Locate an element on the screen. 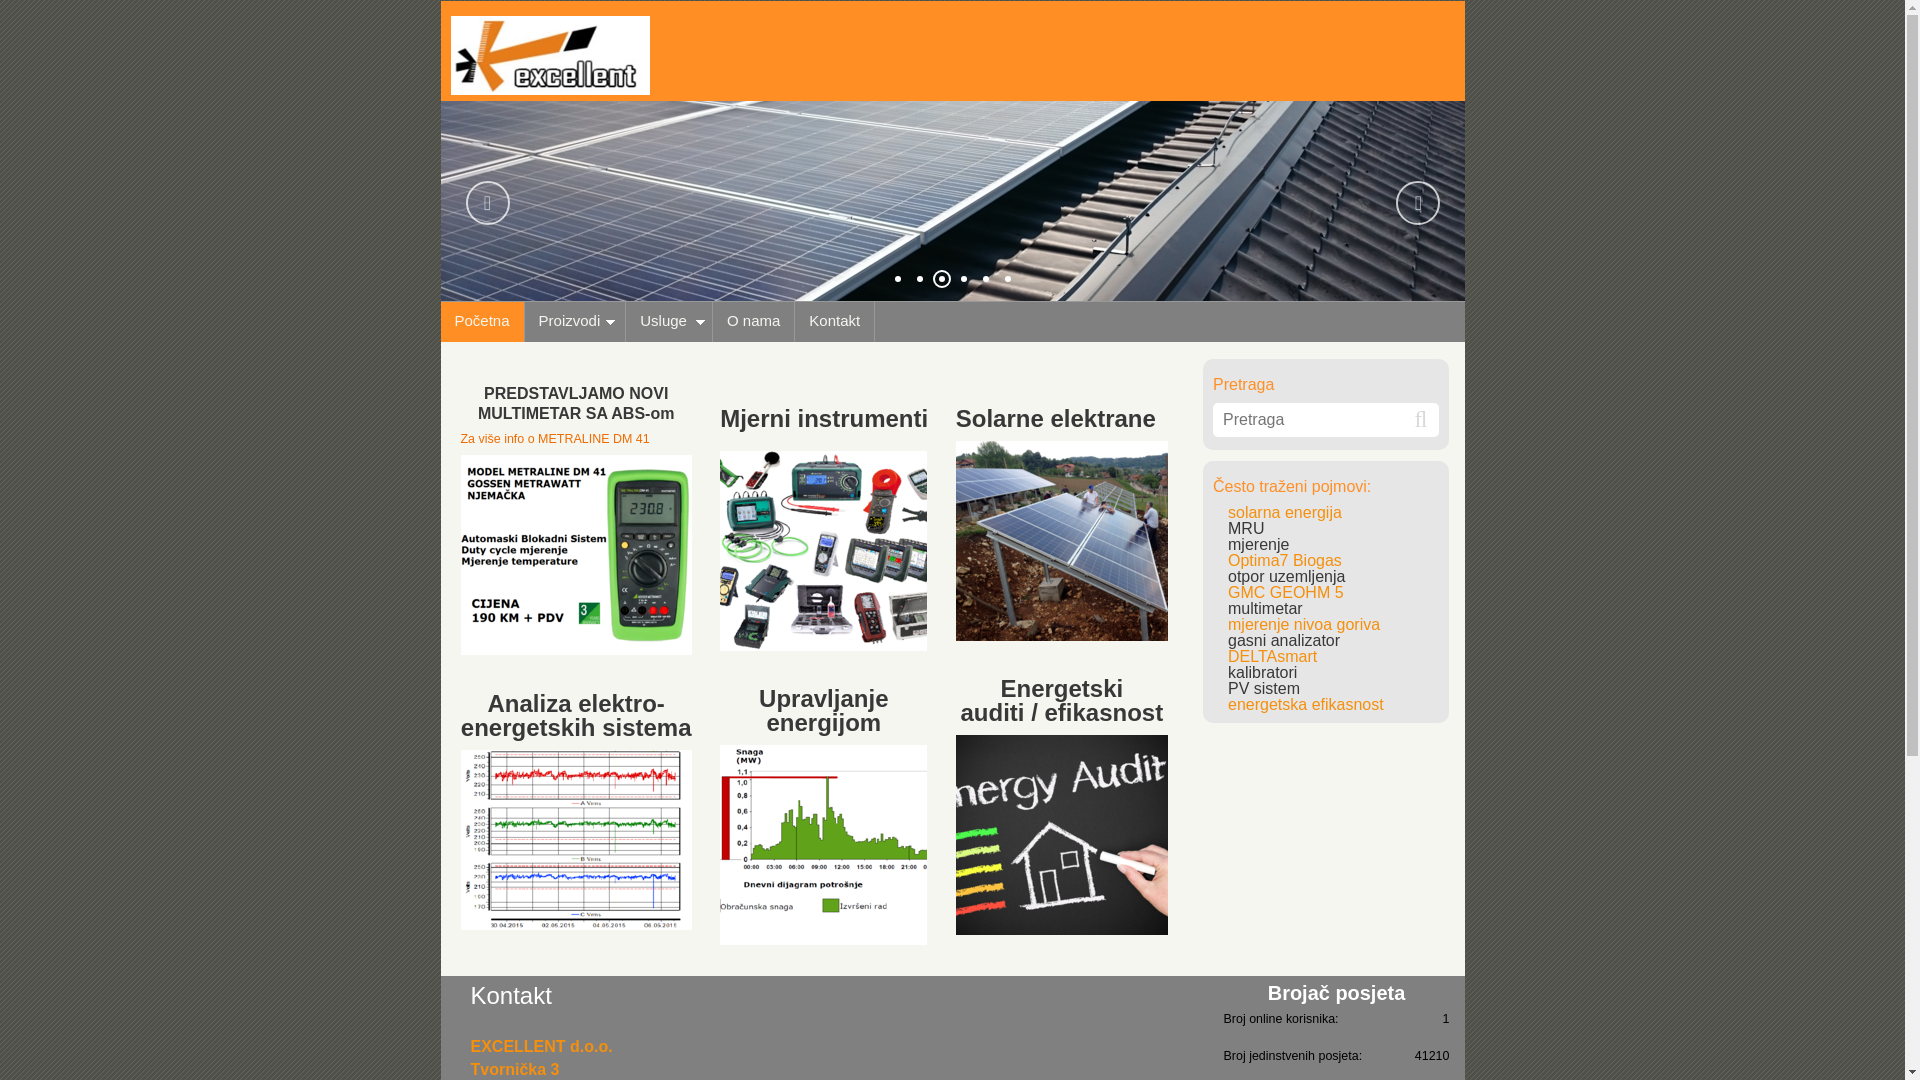  'Usluge' is located at coordinates (669, 319).